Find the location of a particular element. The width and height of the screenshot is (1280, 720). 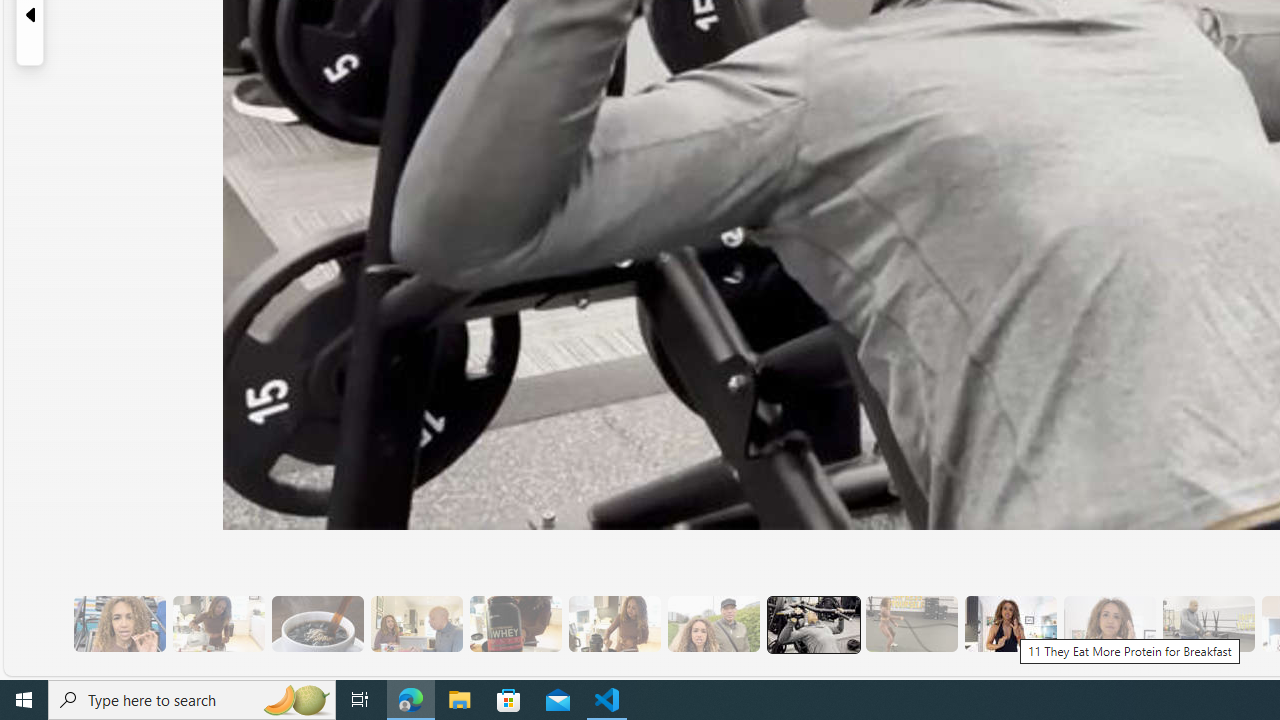

'2 They Use Protein Powder for Flavor' is located at coordinates (118, 623).